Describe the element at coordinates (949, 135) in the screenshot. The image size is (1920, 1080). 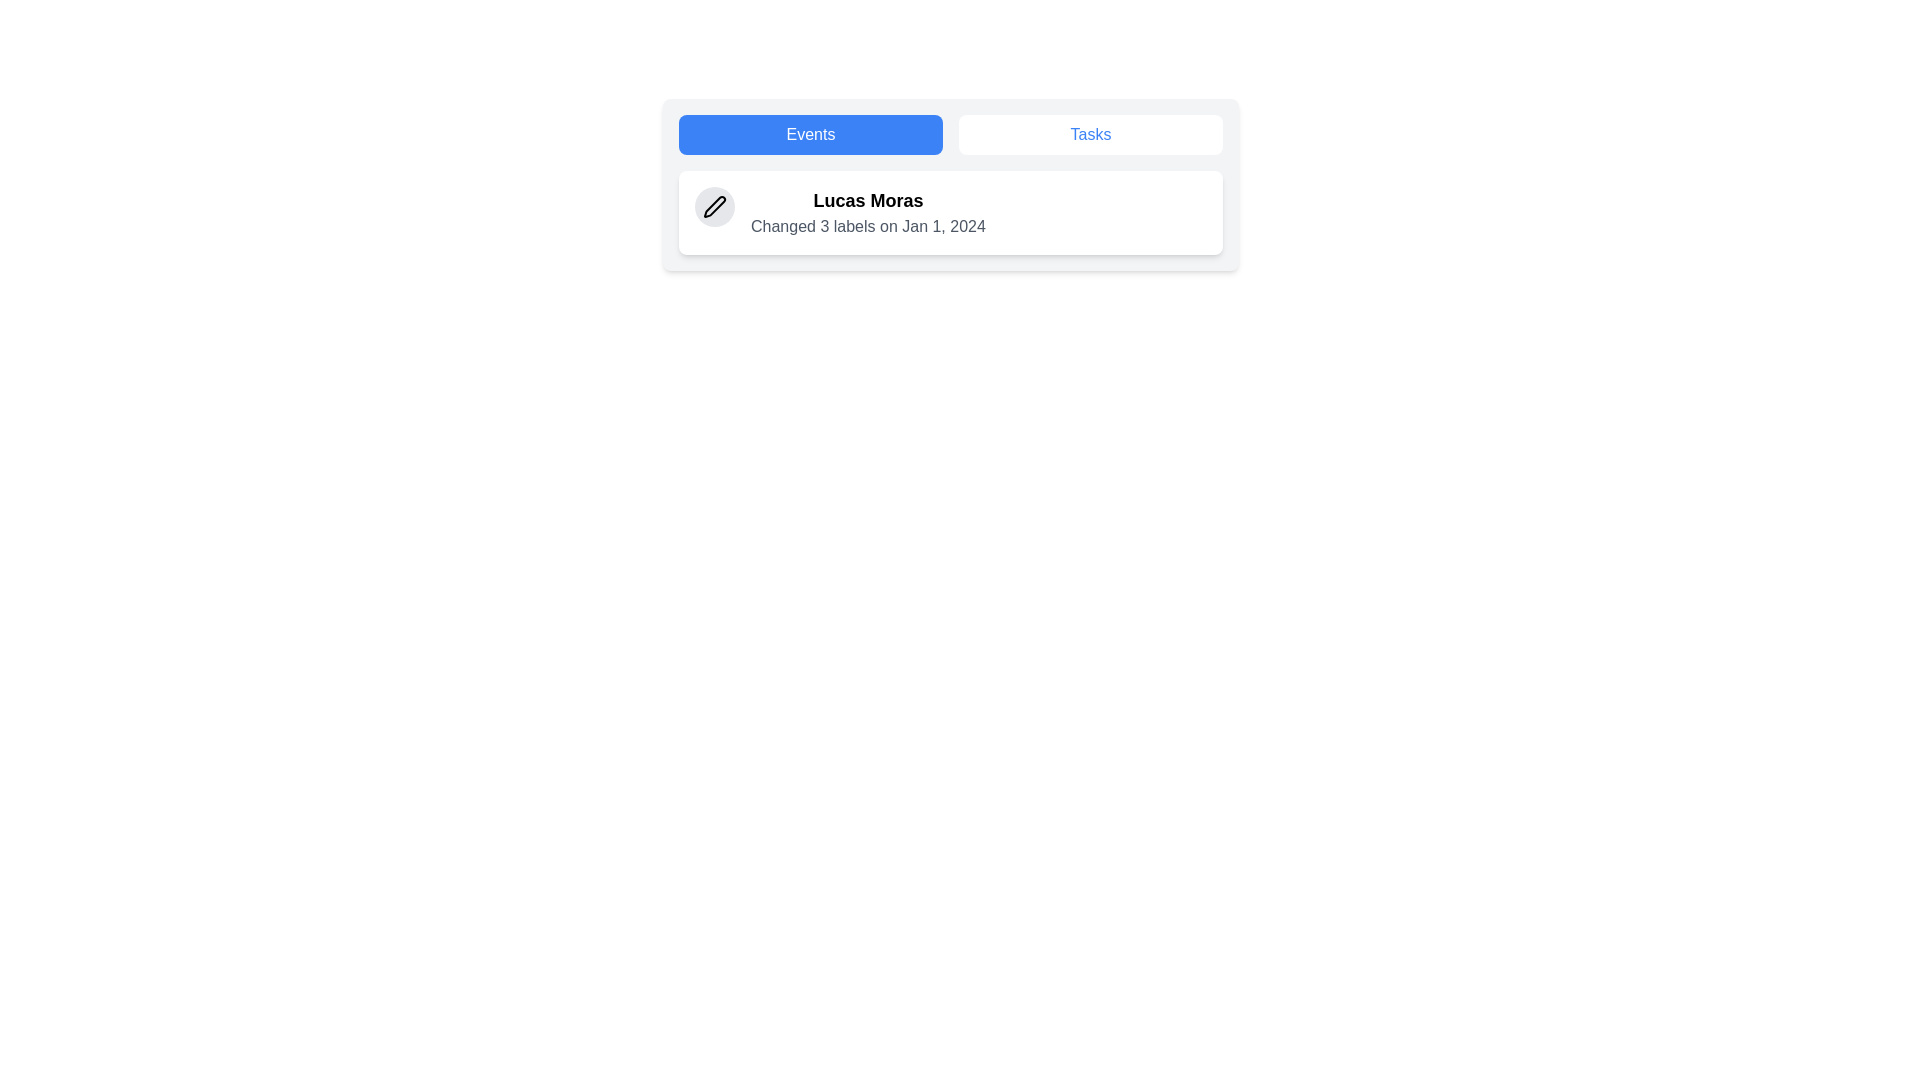
I see `the Toggle Button Group that allows toggling between 'Events' and 'Tasks'` at that location.